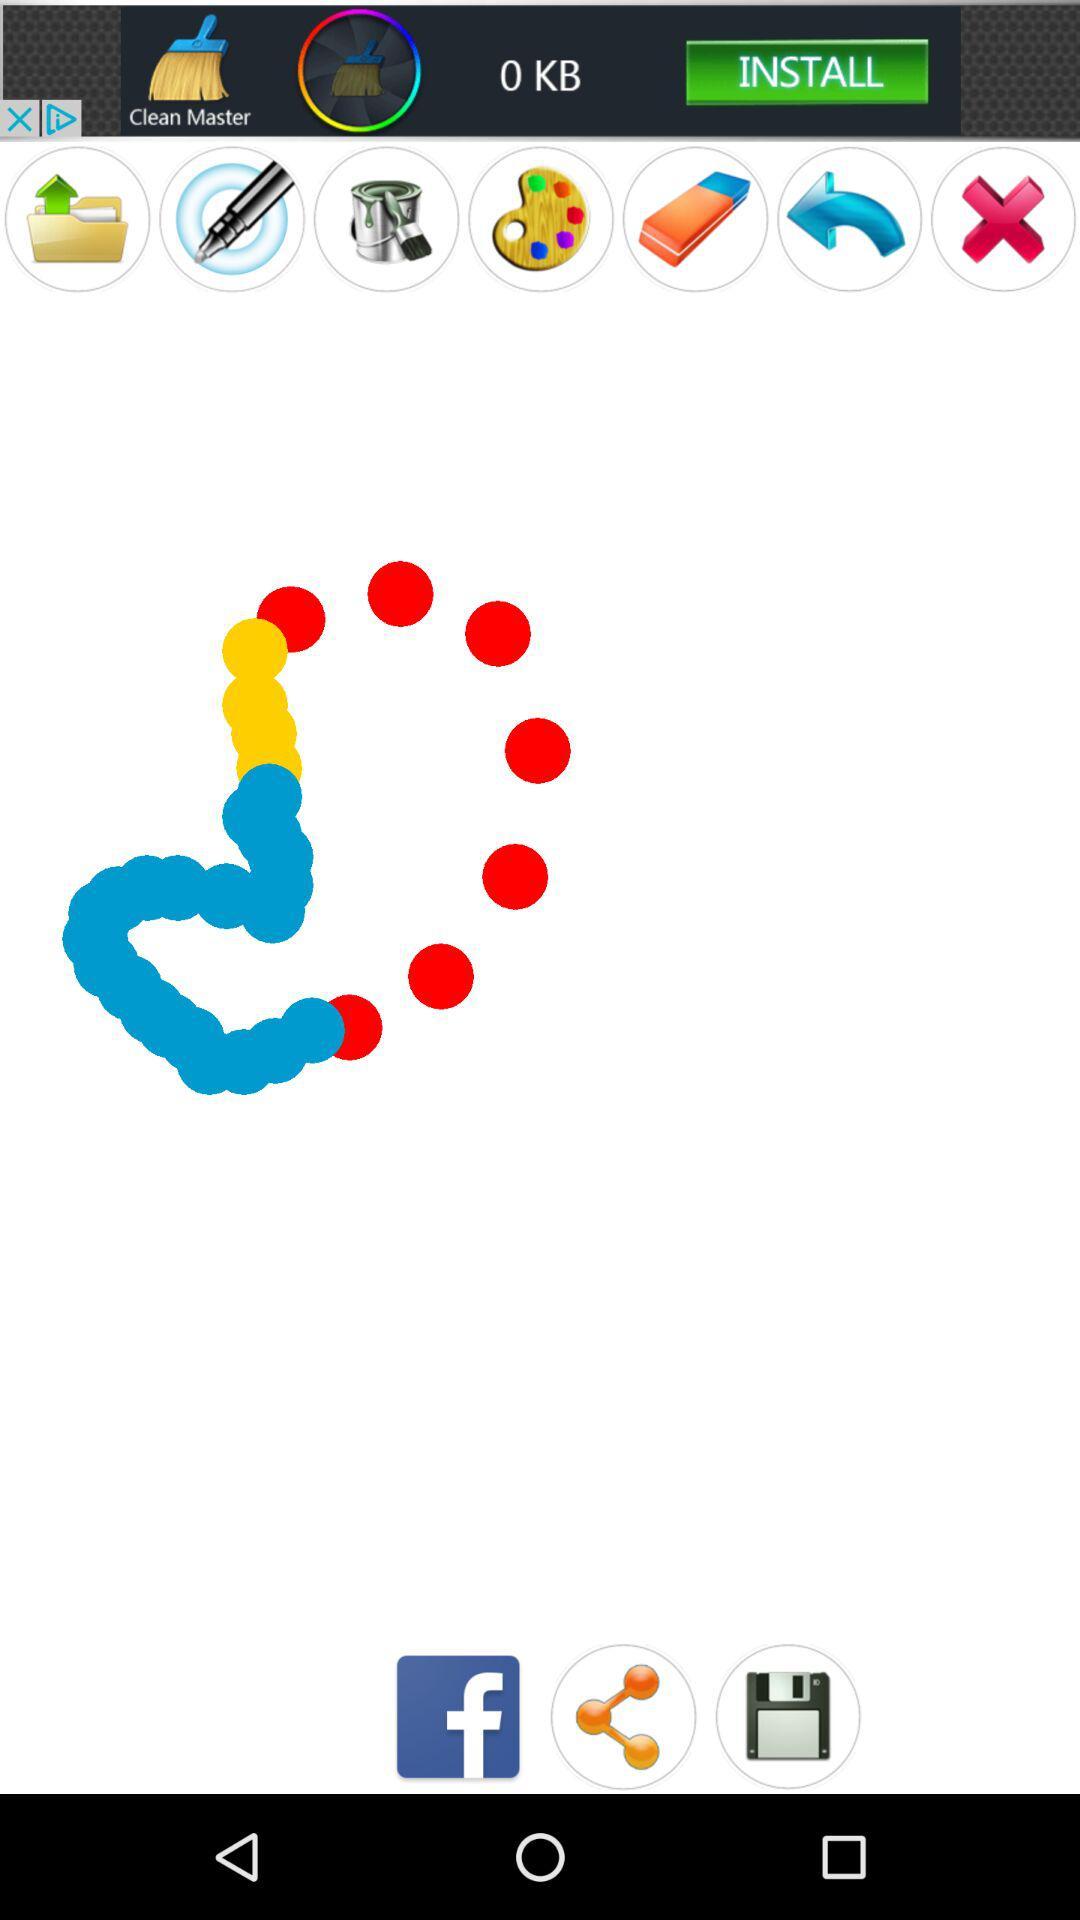 The width and height of the screenshot is (1080, 1920). What do you see at coordinates (76, 234) in the screenshot?
I see `the folder icon` at bounding box center [76, 234].